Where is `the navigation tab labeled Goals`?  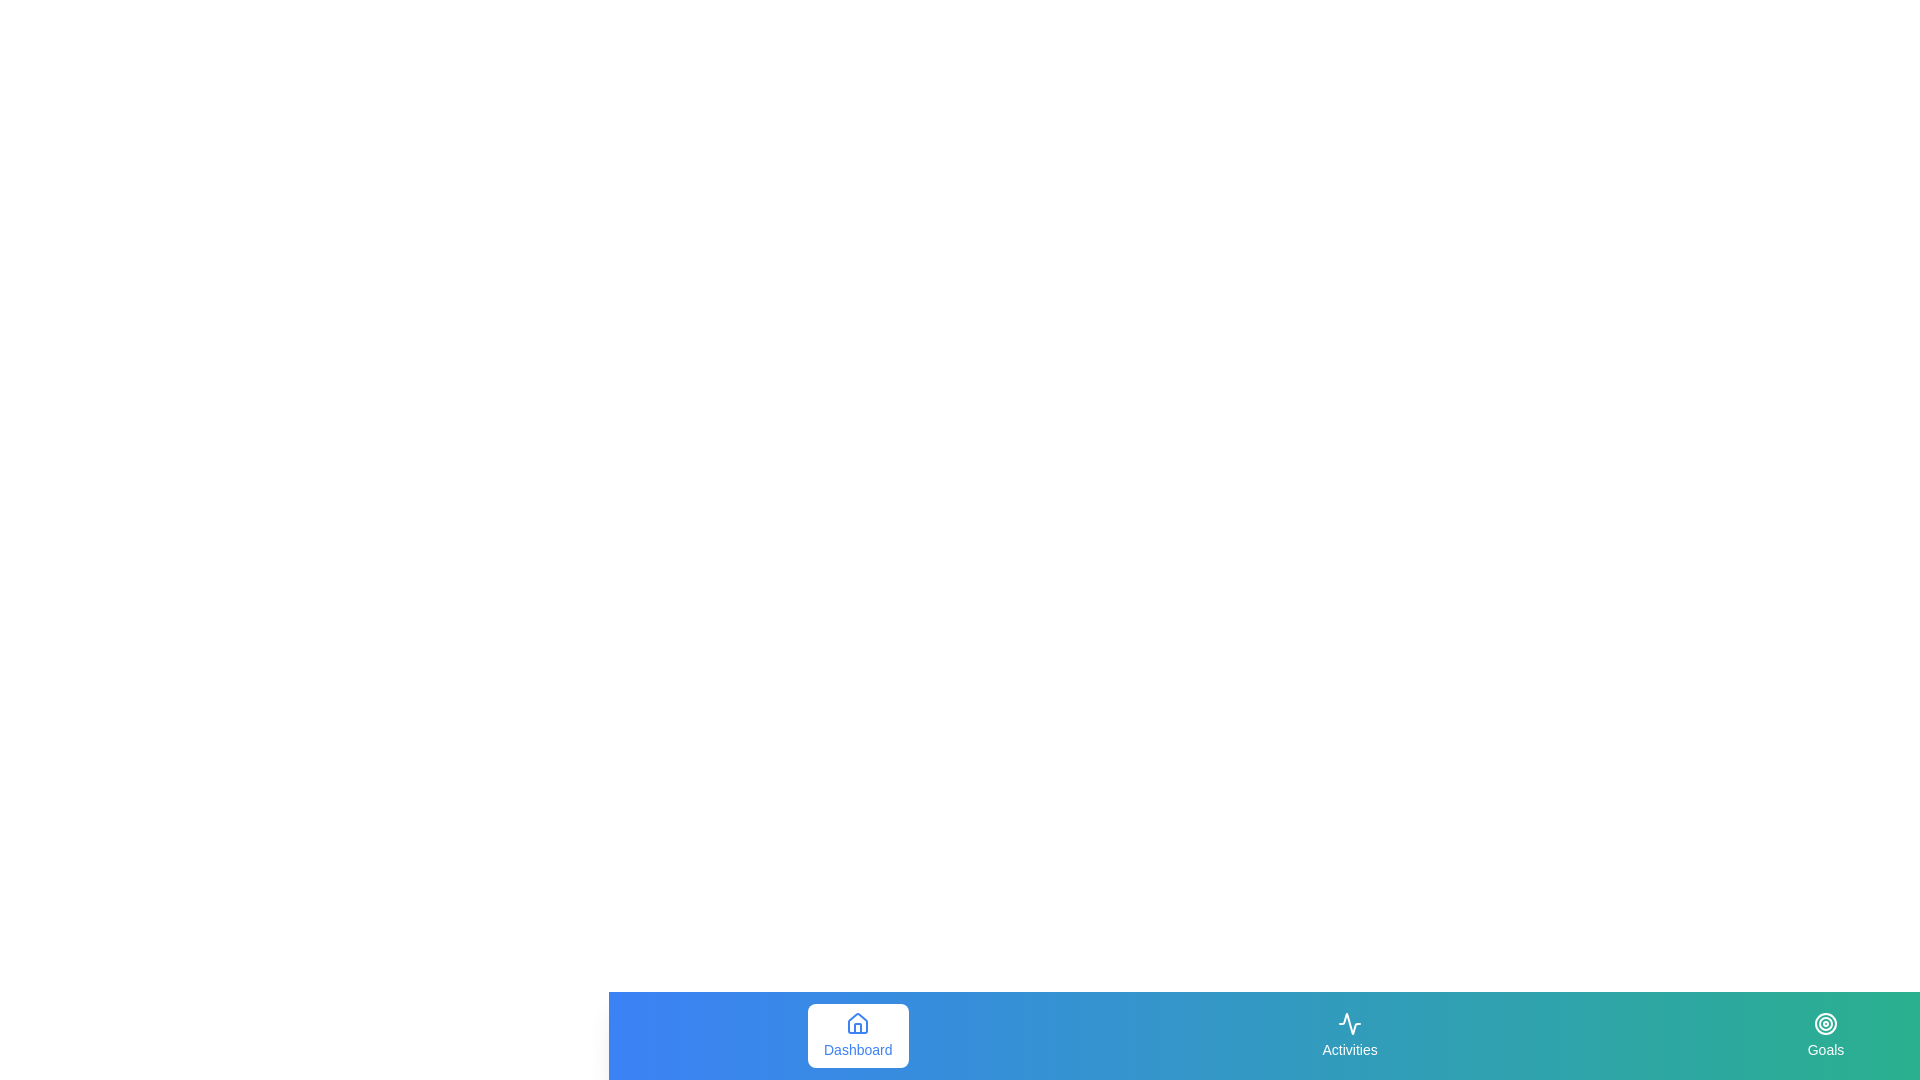 the navigation tab labeled Goals is located at coordinates (1826, 1035).